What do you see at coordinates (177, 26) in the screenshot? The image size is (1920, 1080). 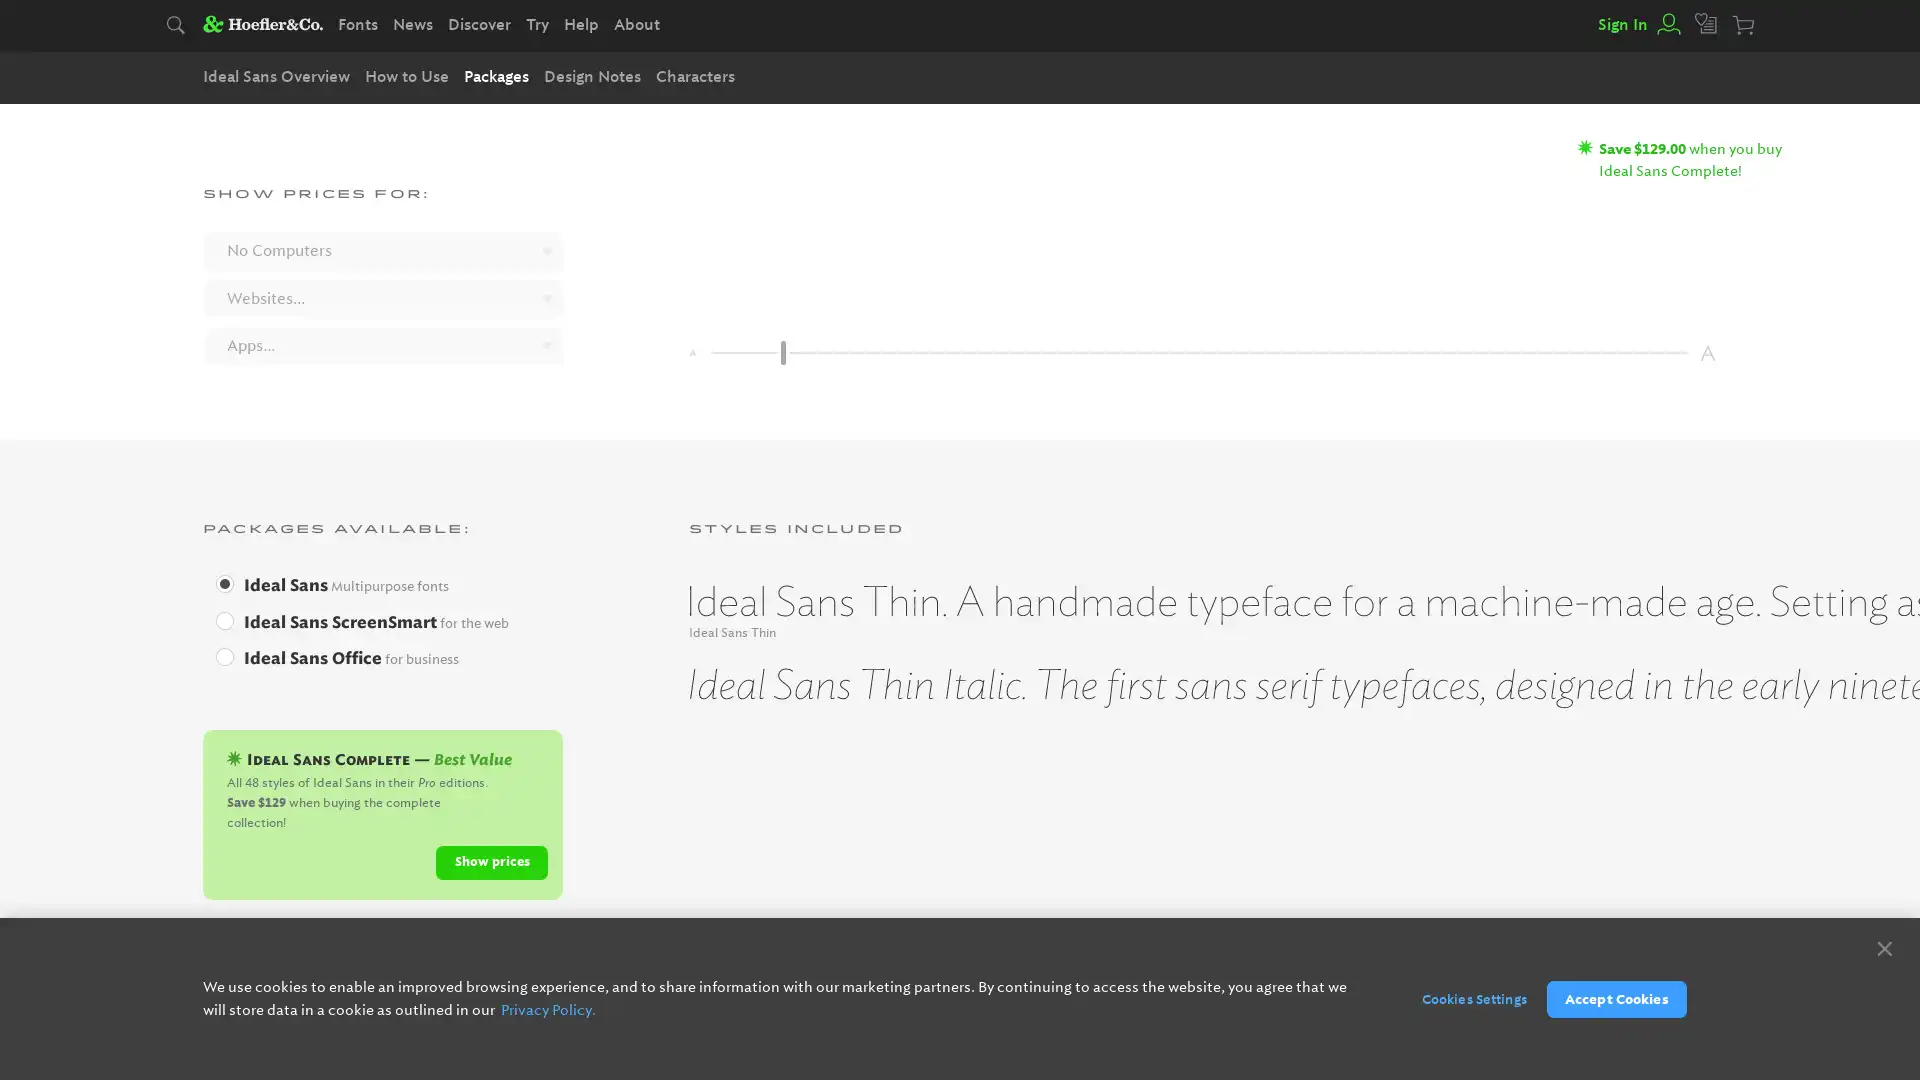 I see `Search typography.com` at bounding box center [177, 26].